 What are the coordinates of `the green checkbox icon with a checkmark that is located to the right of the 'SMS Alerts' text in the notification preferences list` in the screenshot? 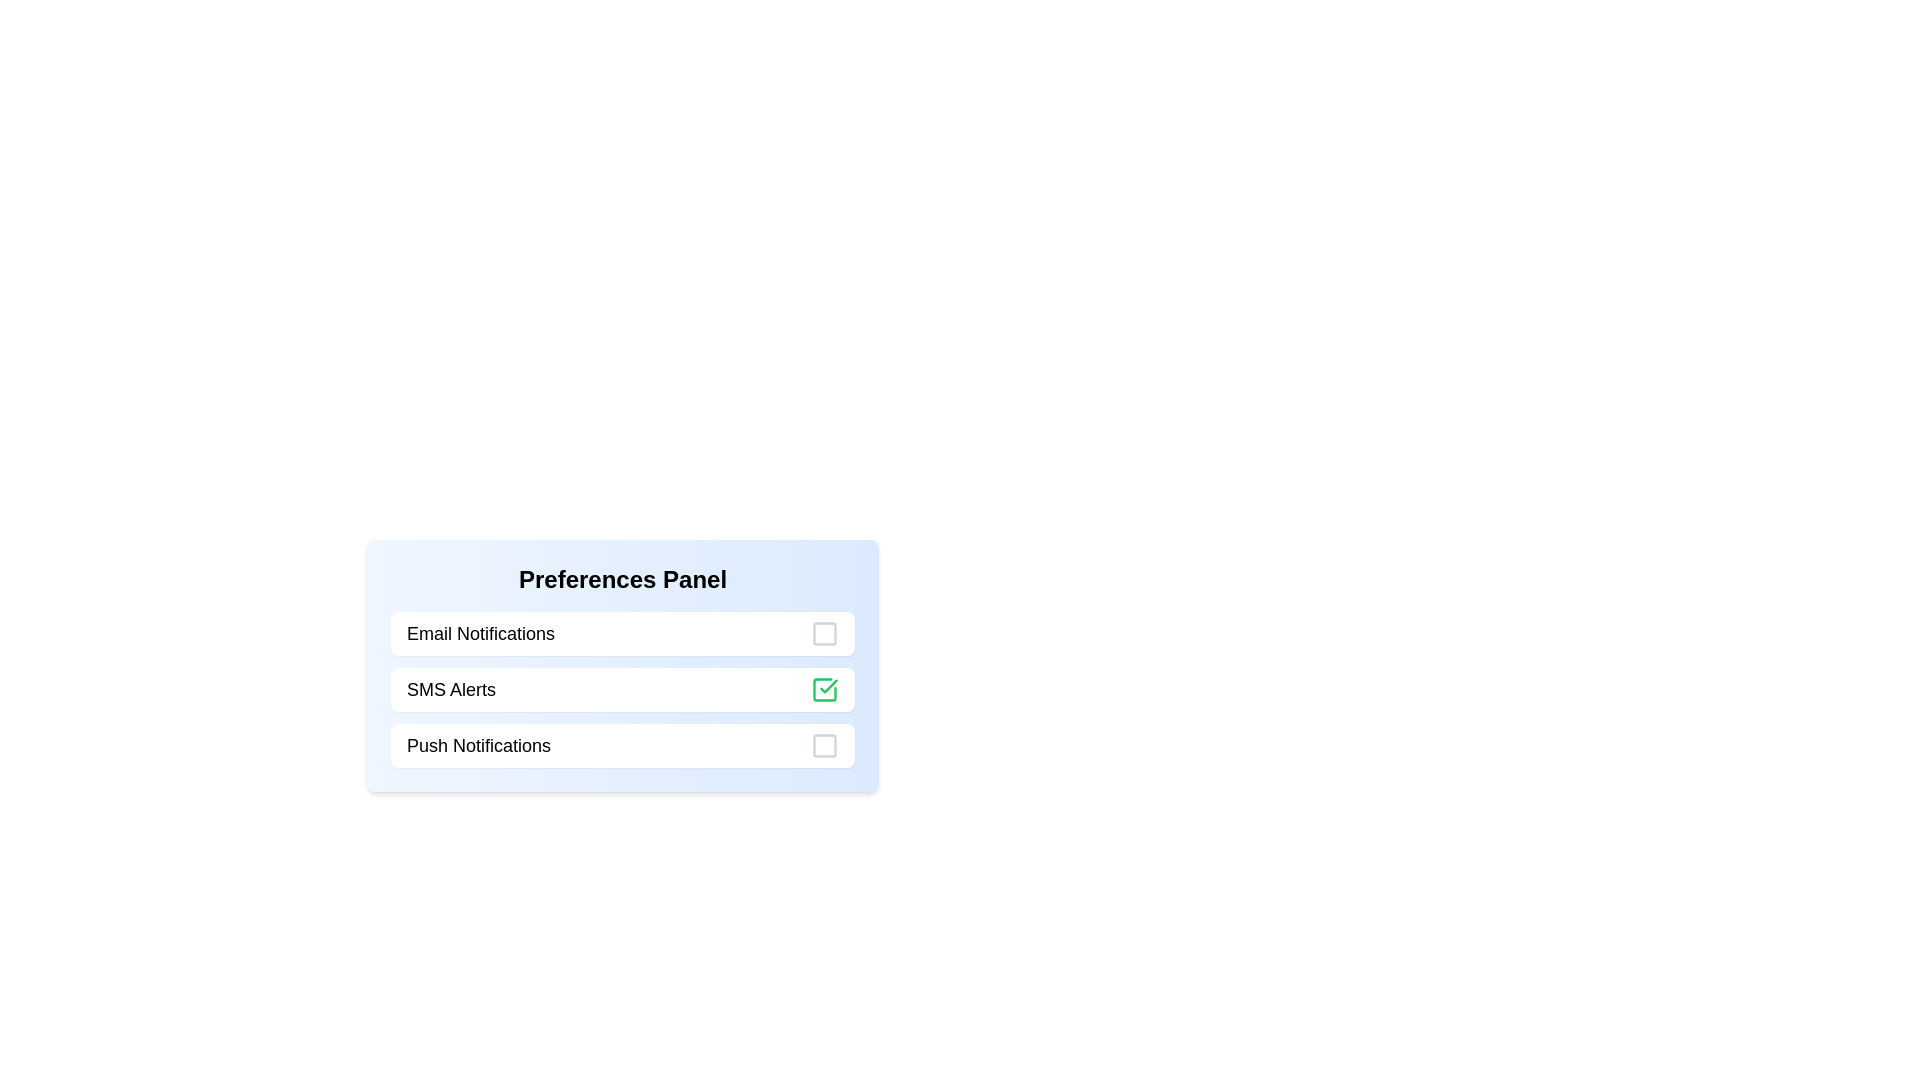 It's located at (825, 689).